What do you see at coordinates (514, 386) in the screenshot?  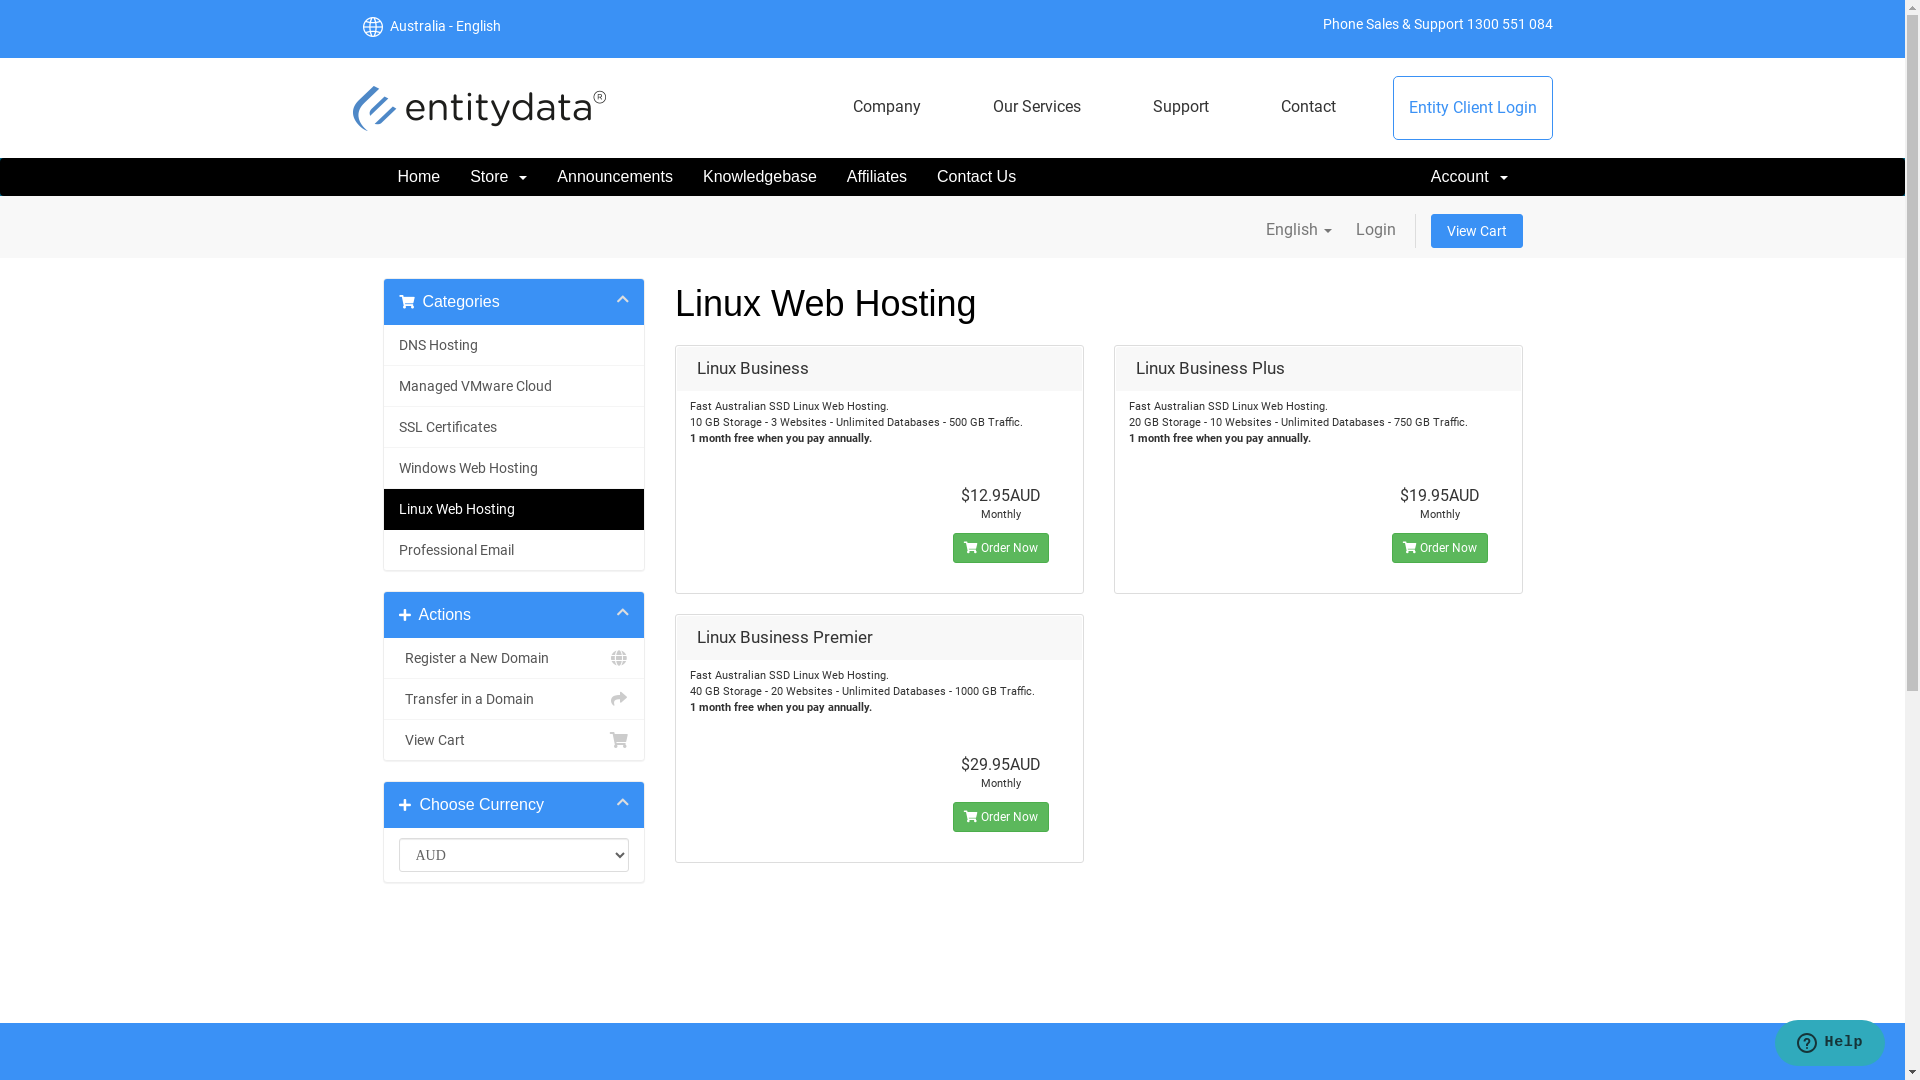 I see `'Managed VMware Cloud'` at bounding box center [514, 386].